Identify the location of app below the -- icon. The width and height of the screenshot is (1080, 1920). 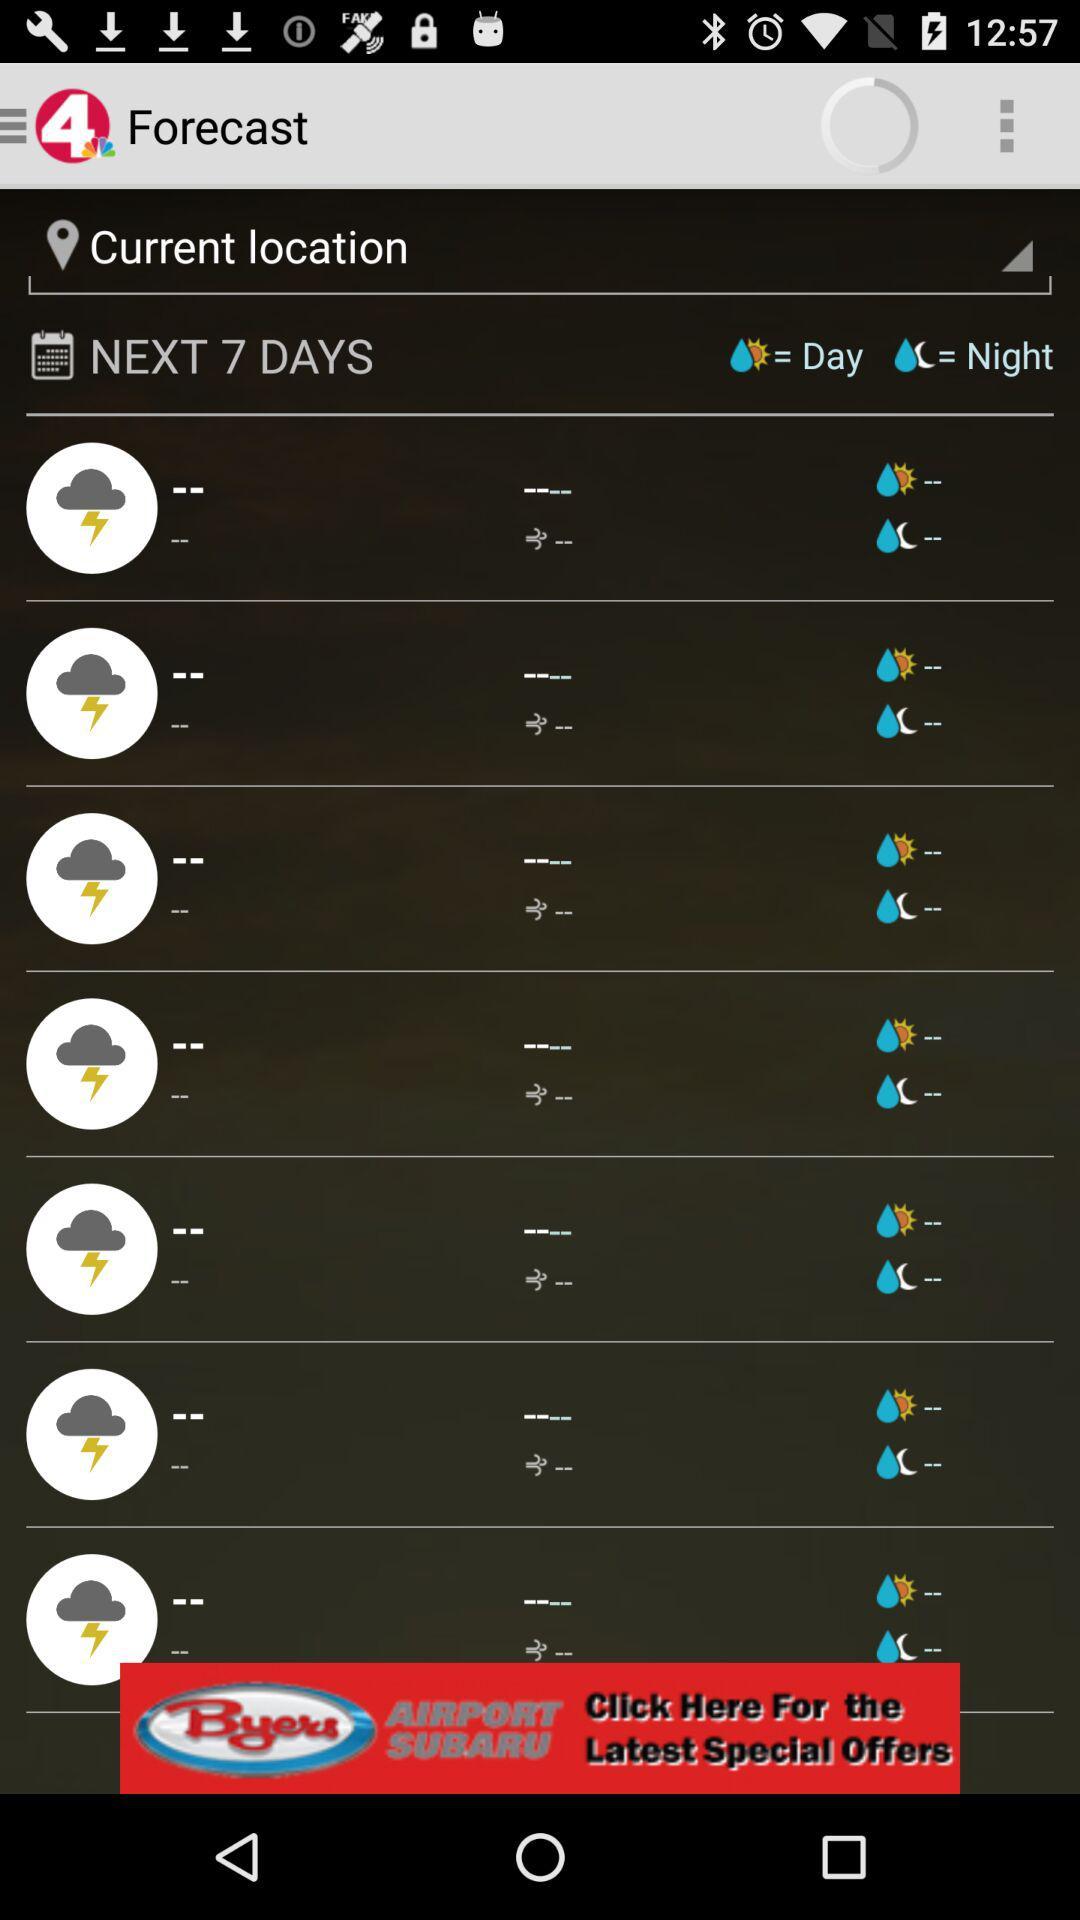
(180, 1649).